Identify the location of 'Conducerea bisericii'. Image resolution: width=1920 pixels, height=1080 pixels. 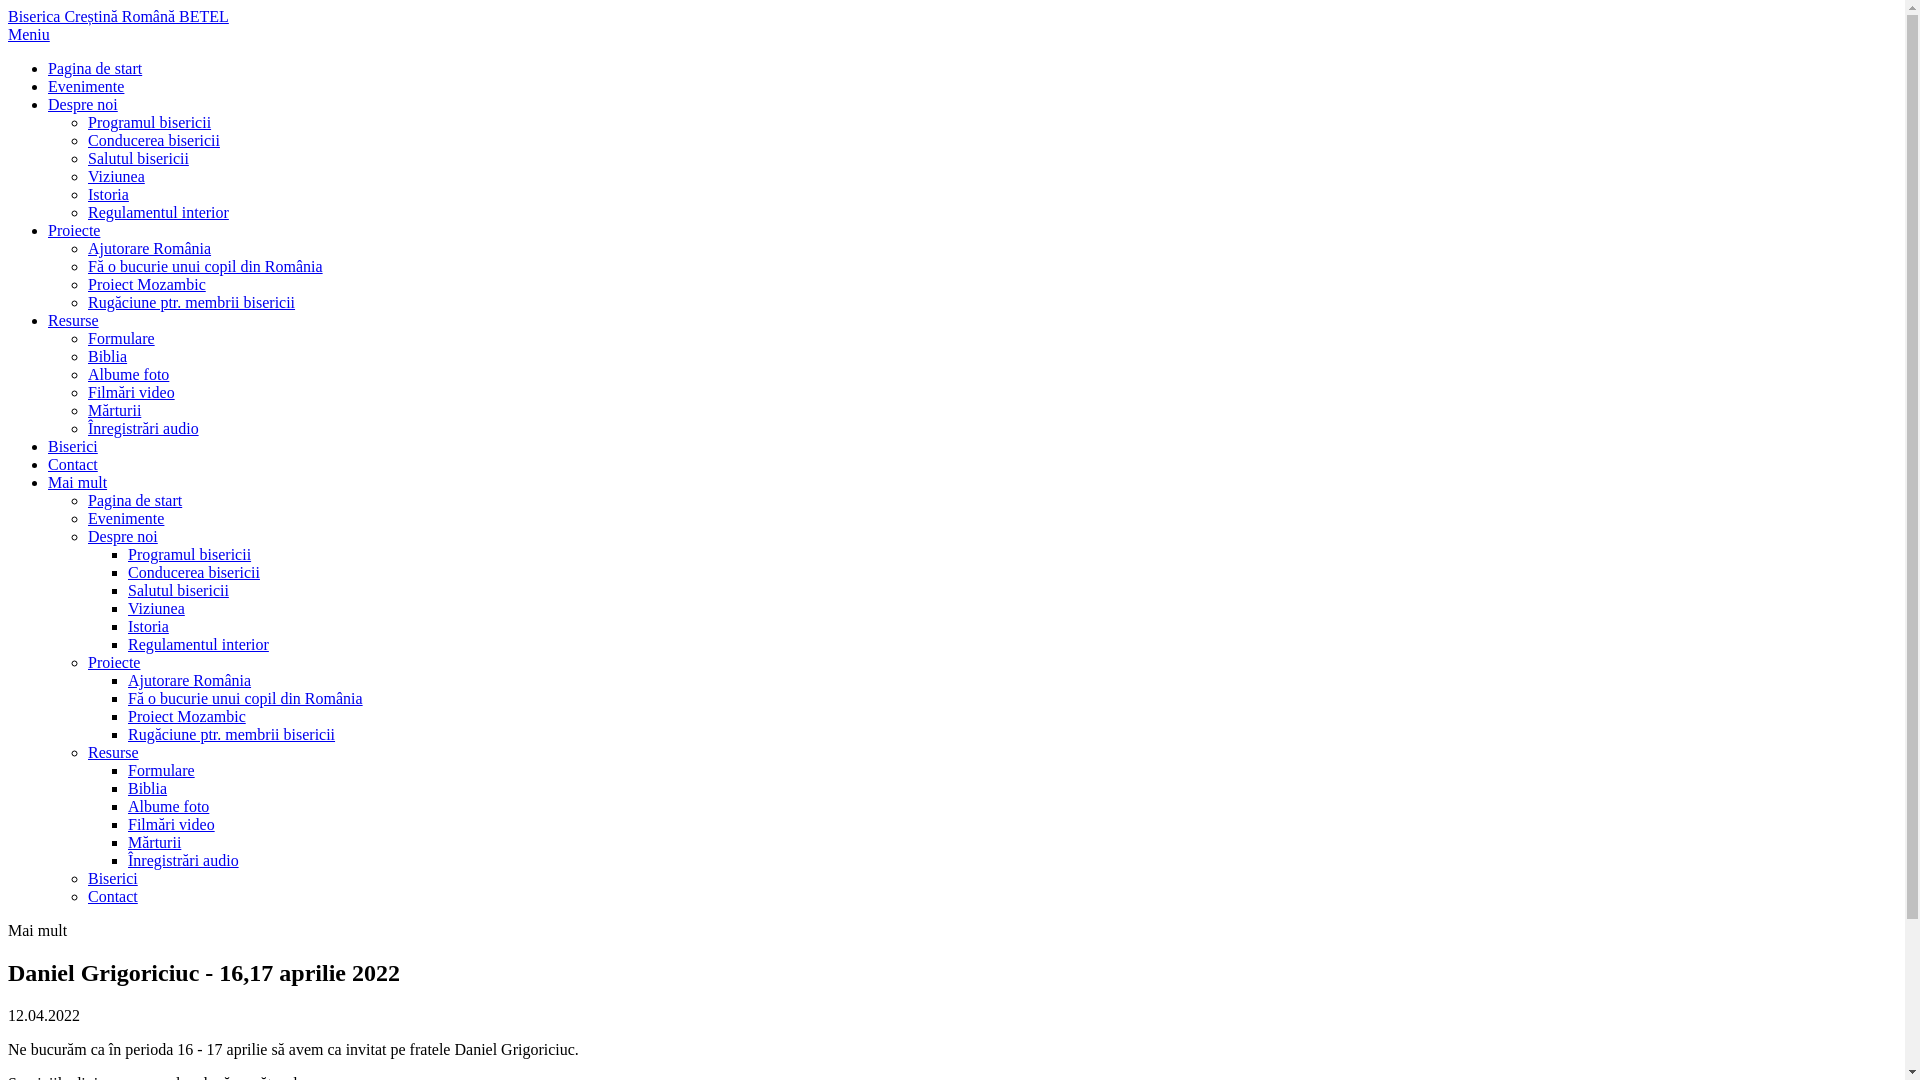
(127, 572).